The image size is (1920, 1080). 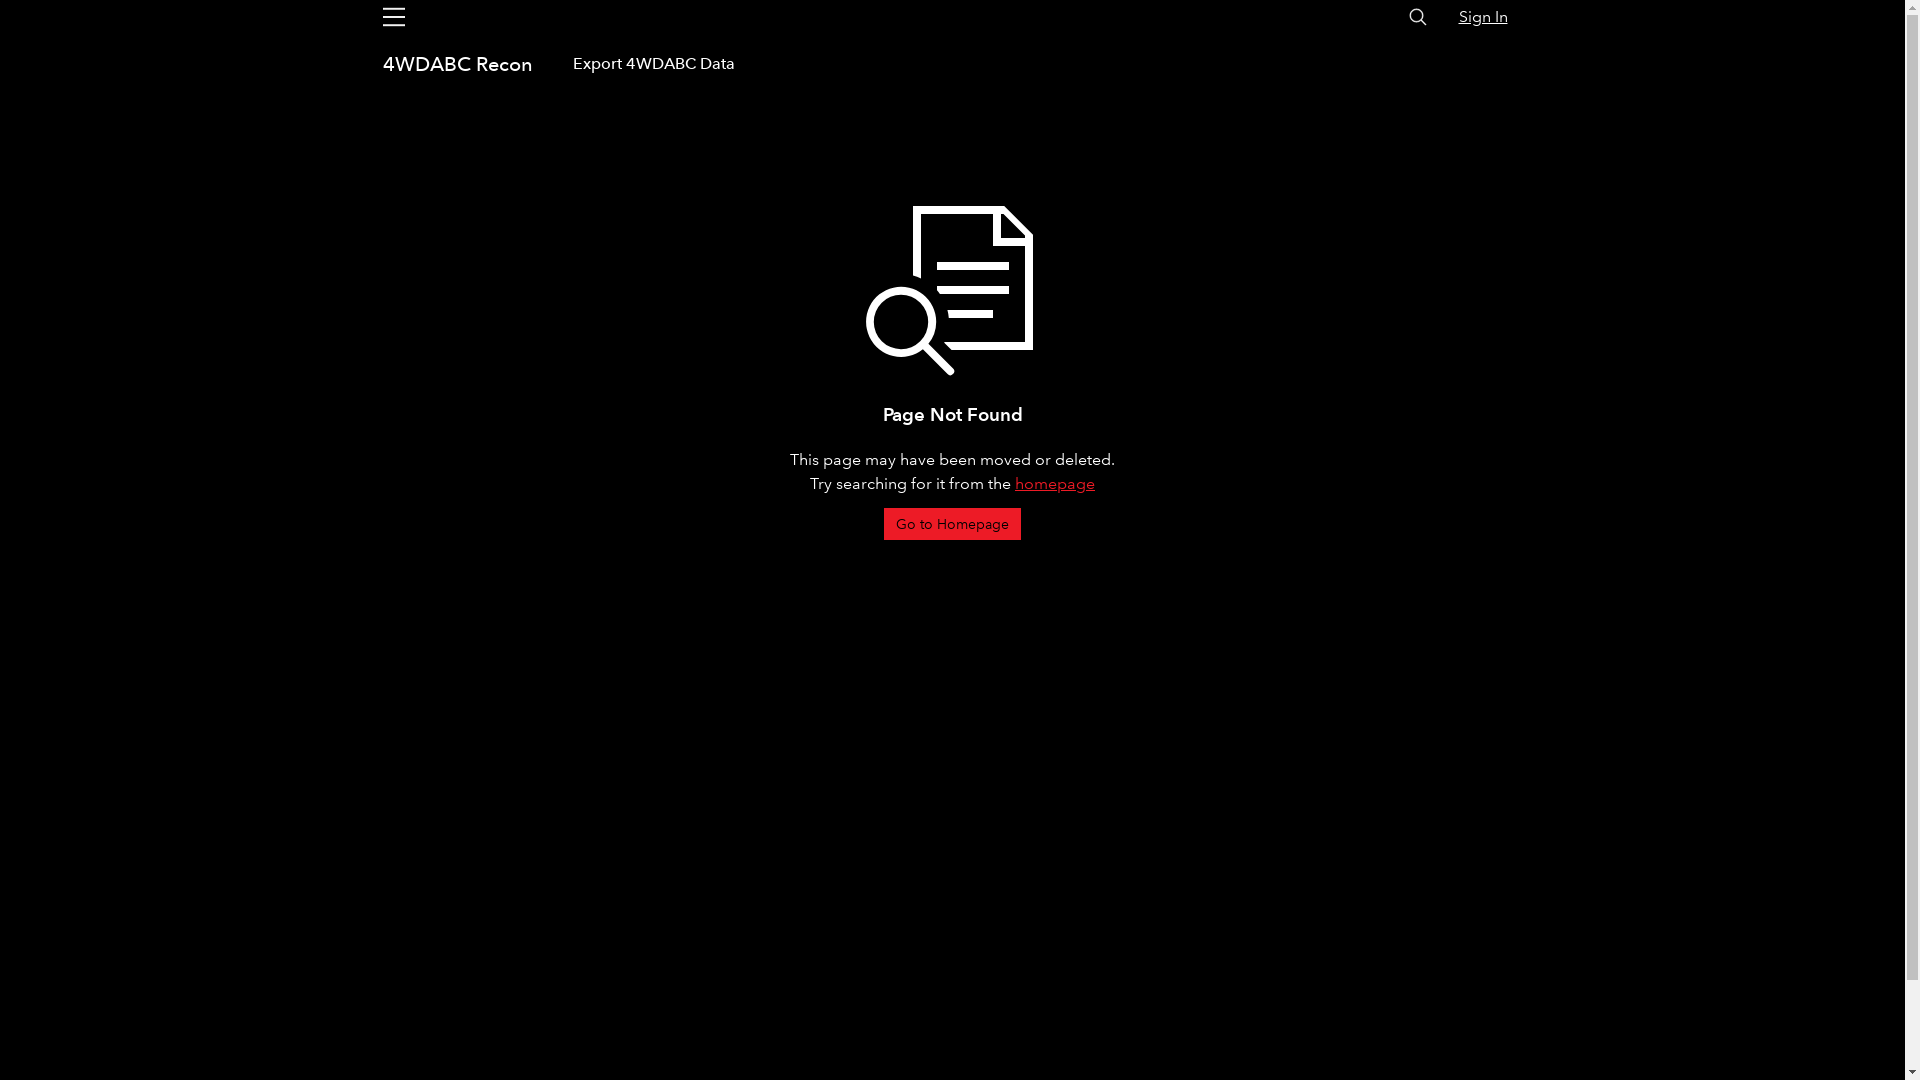 What do you see at coordinates (458, 63) in the screenshot?
I see `'4WDABC Recon'` at bounding box center [458, 63].